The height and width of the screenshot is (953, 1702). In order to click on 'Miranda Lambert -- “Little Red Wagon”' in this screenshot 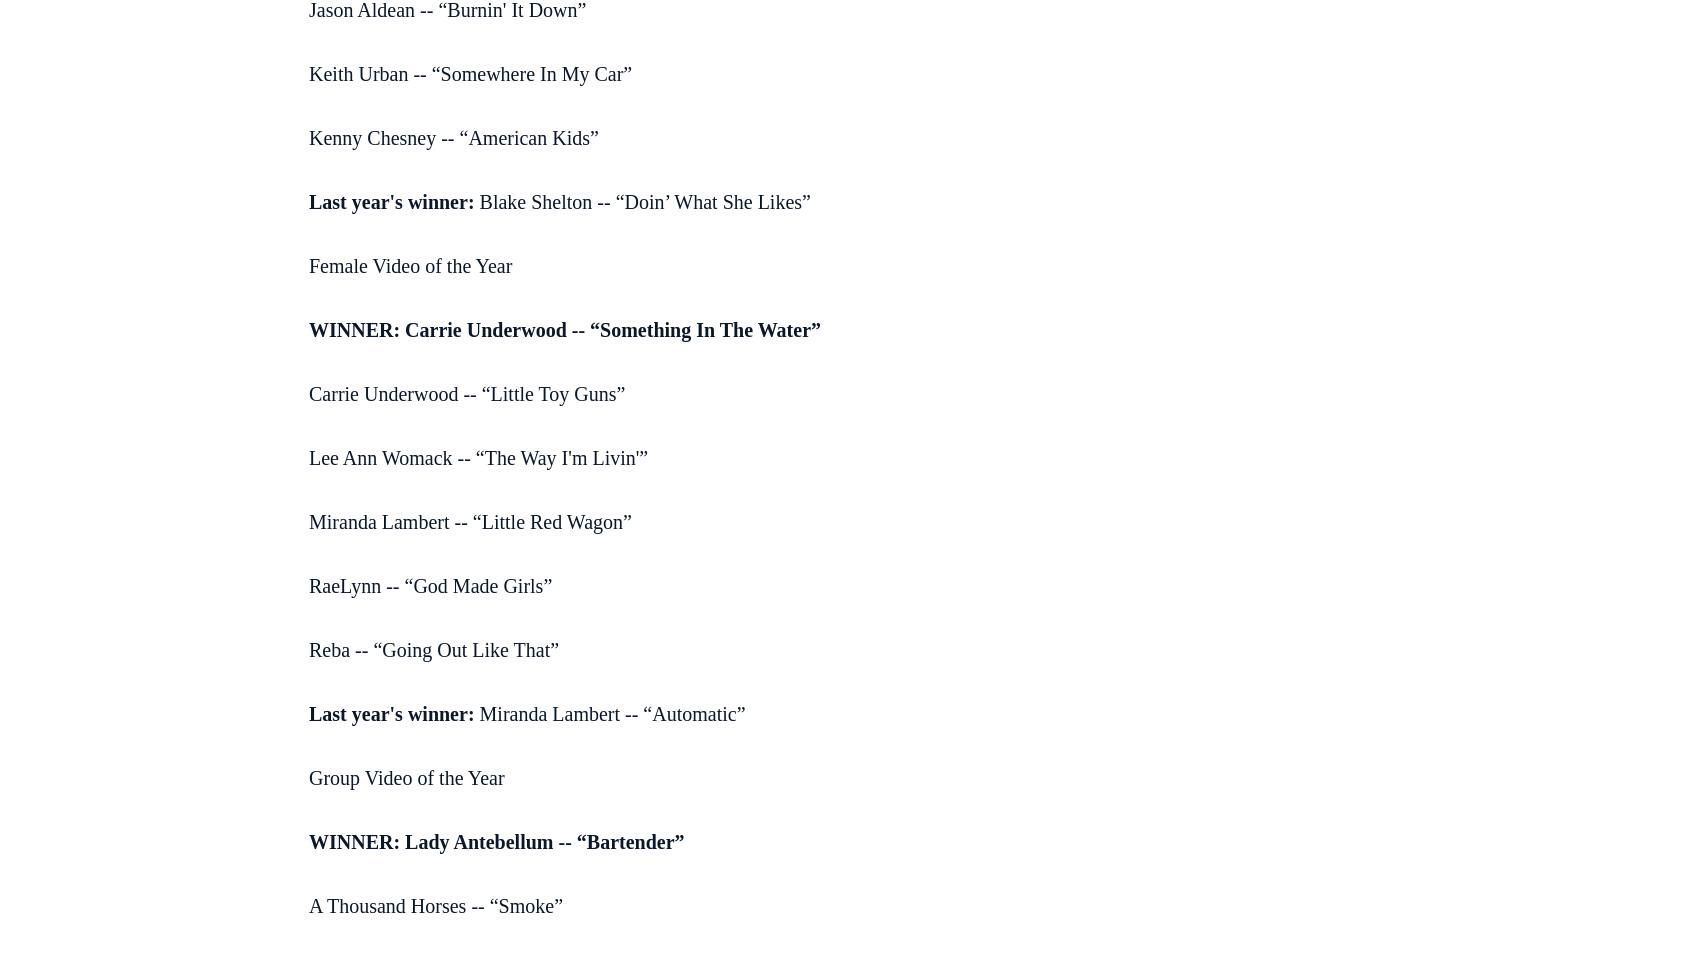, I will do `click(468, 521)`.